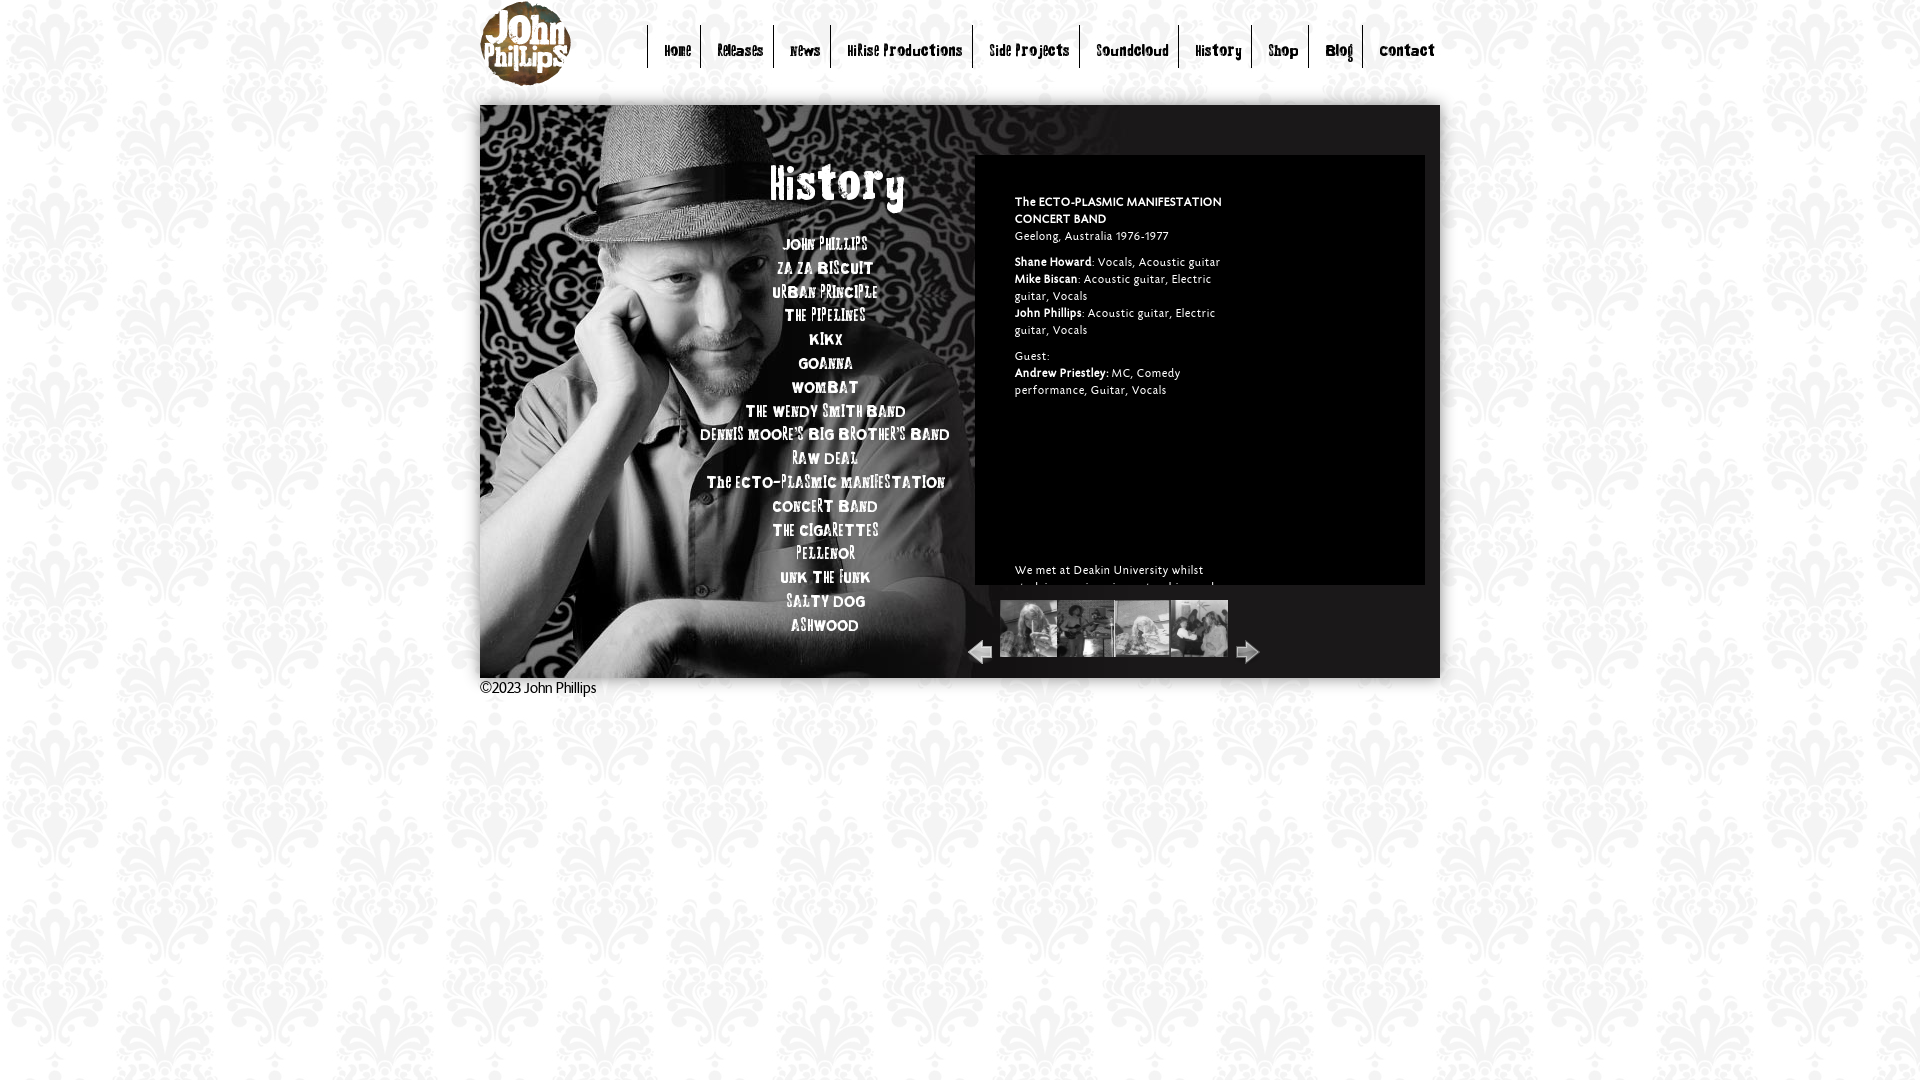 This screenshot has width=1920, height=1080. What do you see at coordinates (825, 293) in the screenshot?
I see `'URBAN PRINCIPLE'` at bounding box center [825, 293].